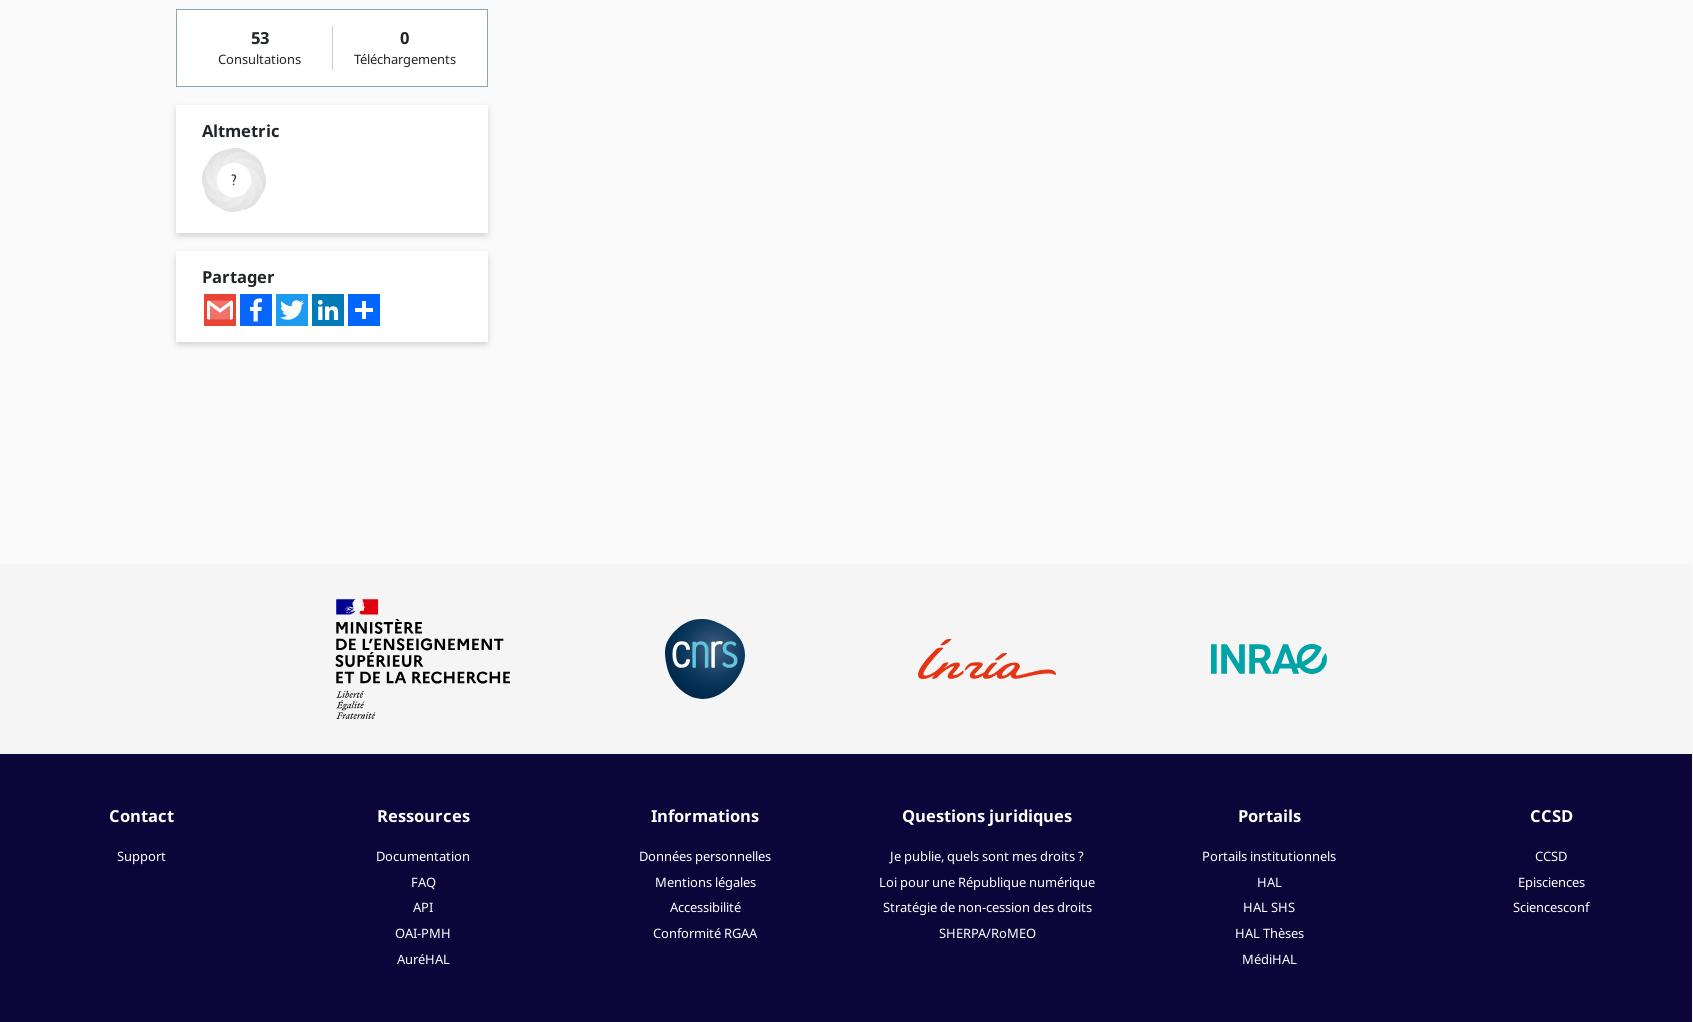 Image resolution: width=1693 pixels, height=1022 pixels. I want to click on 'Accessibilité', so click(668, 906).